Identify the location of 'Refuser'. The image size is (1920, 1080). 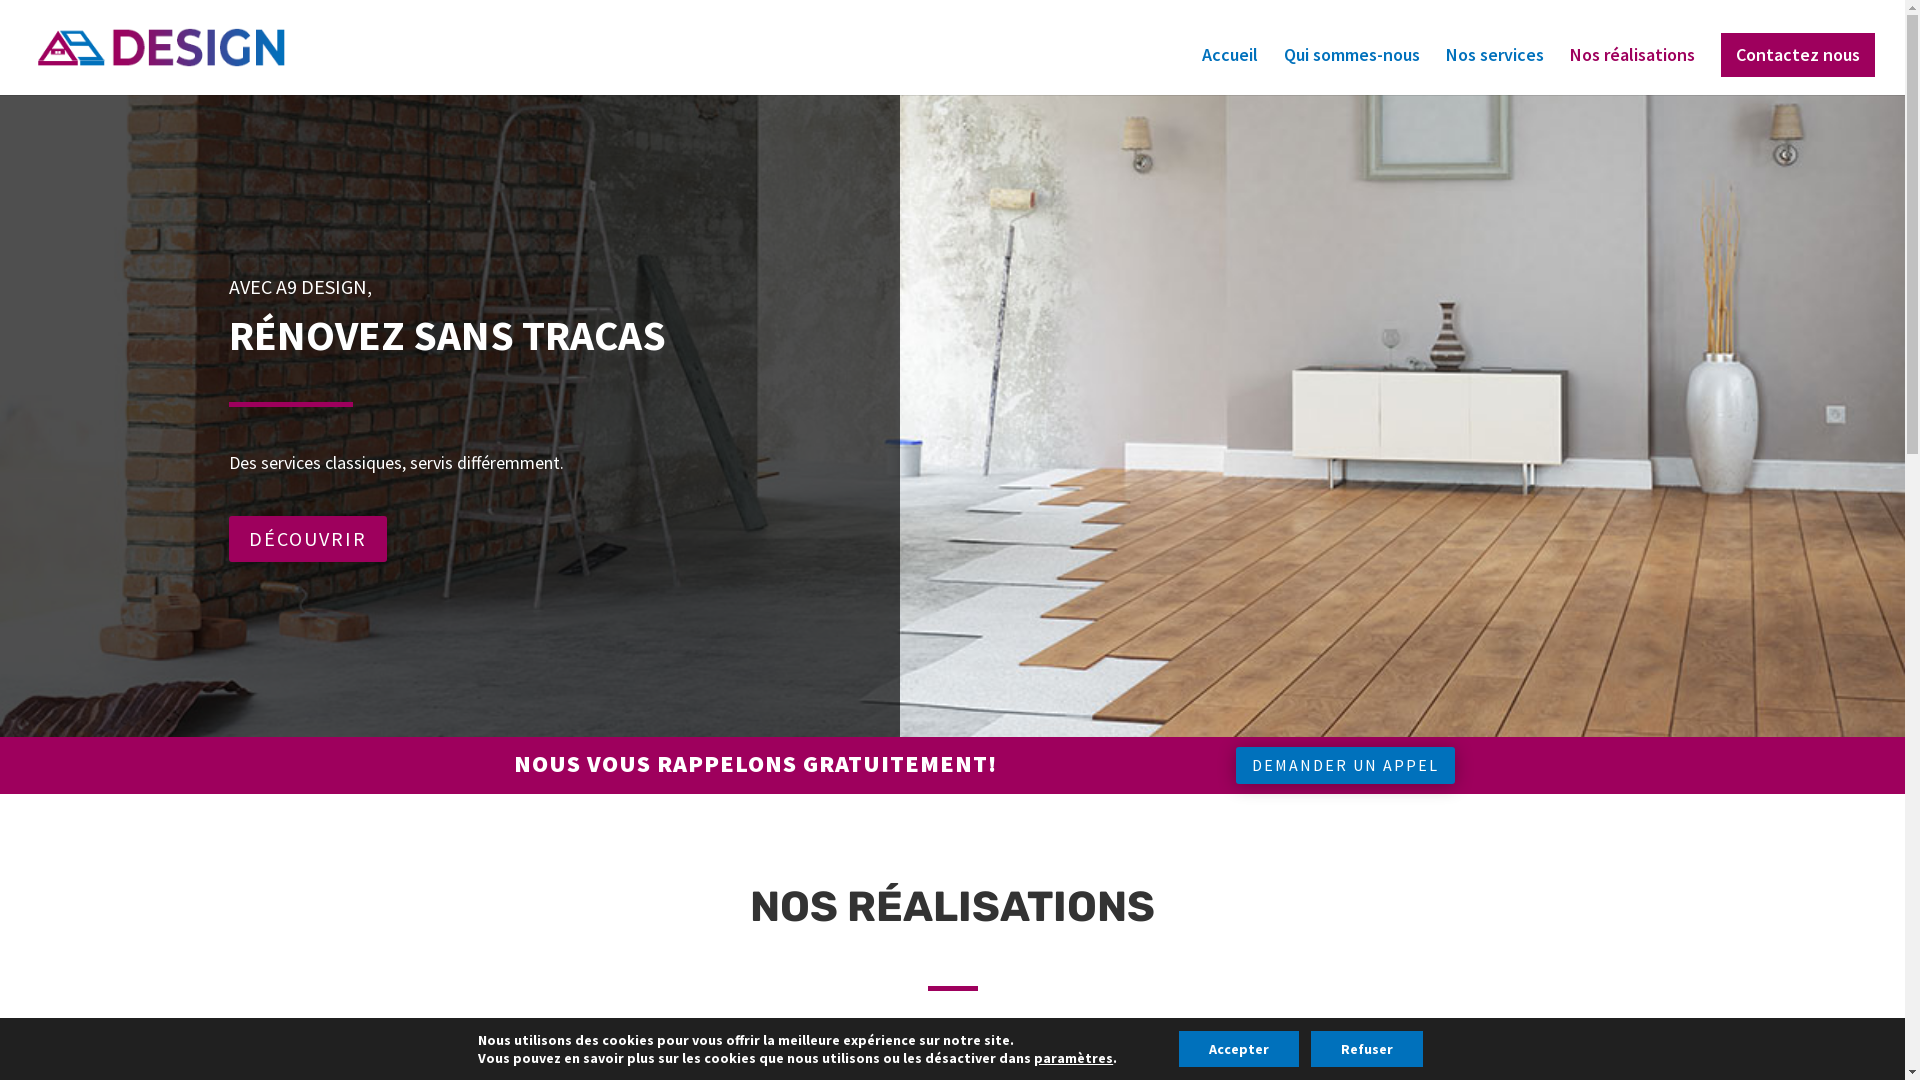
(1310, 1048).